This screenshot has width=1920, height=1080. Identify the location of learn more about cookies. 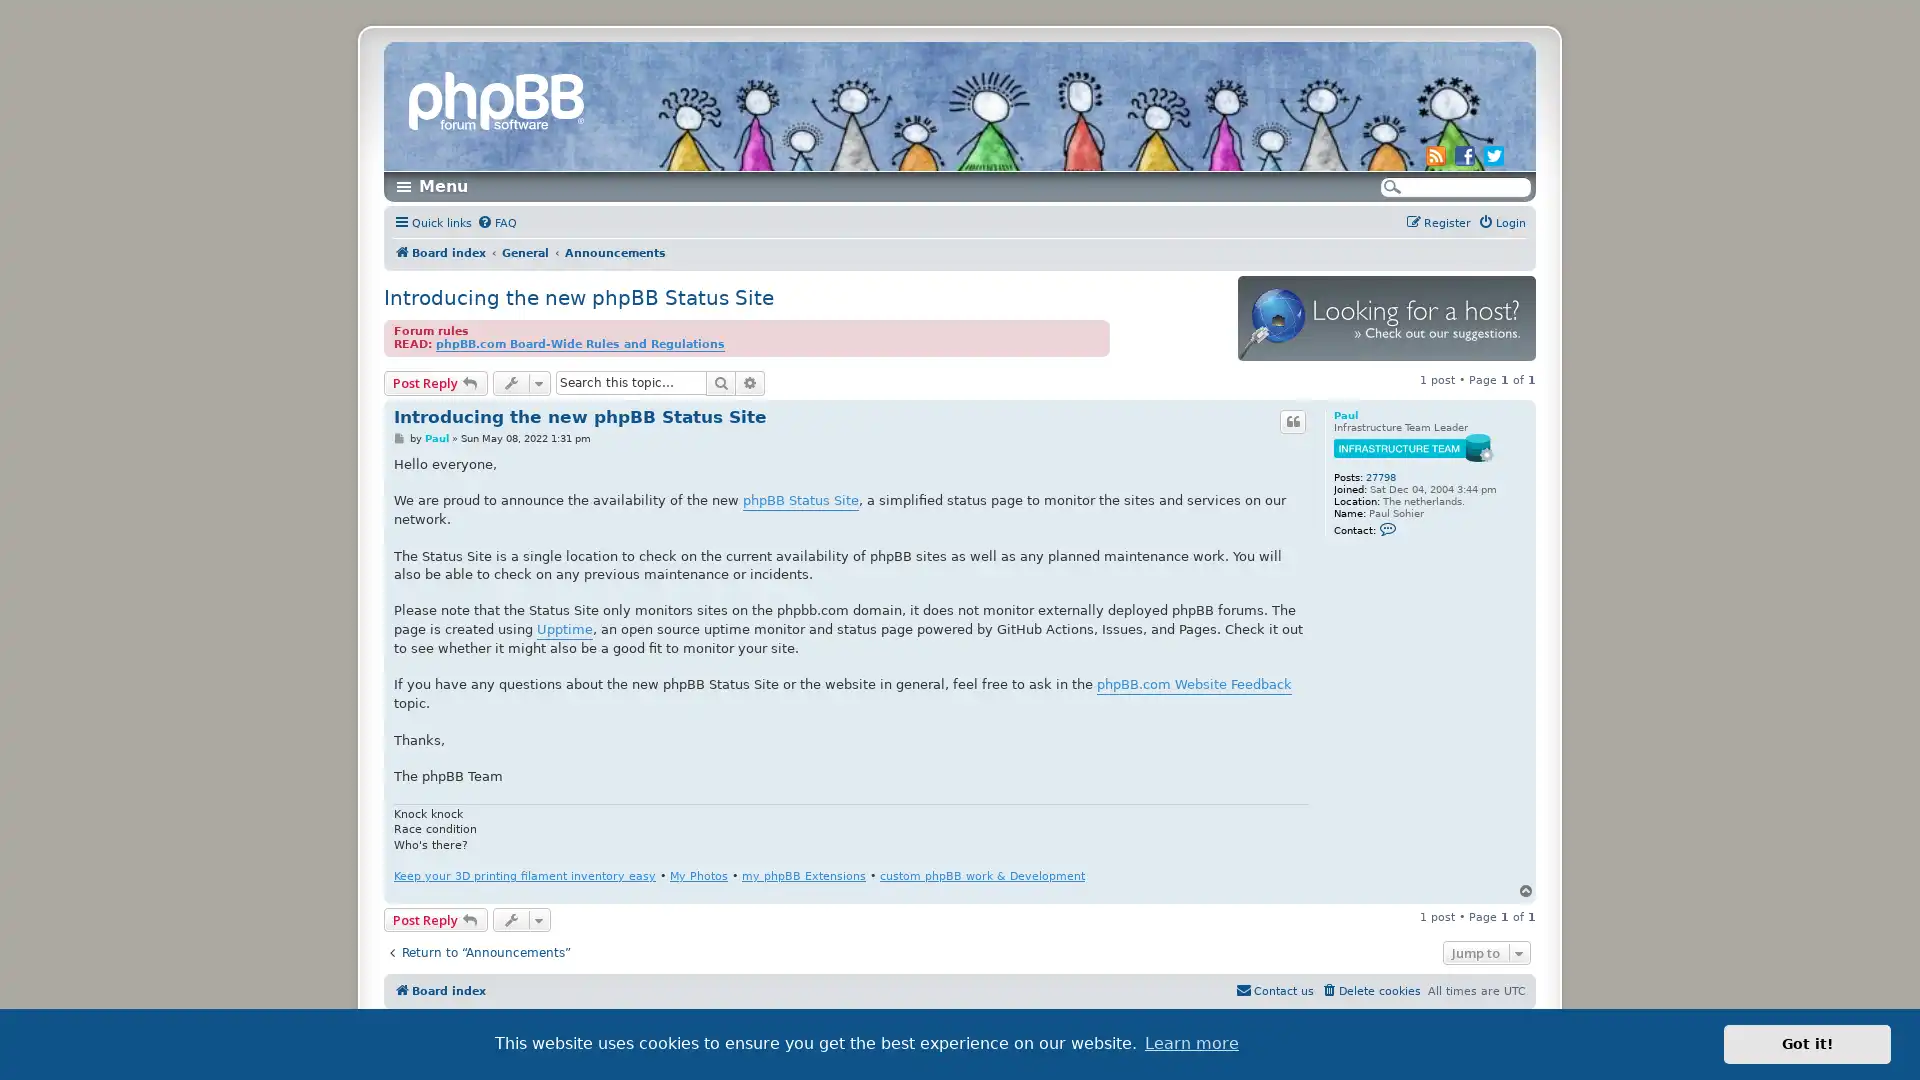
(1191, 1043).